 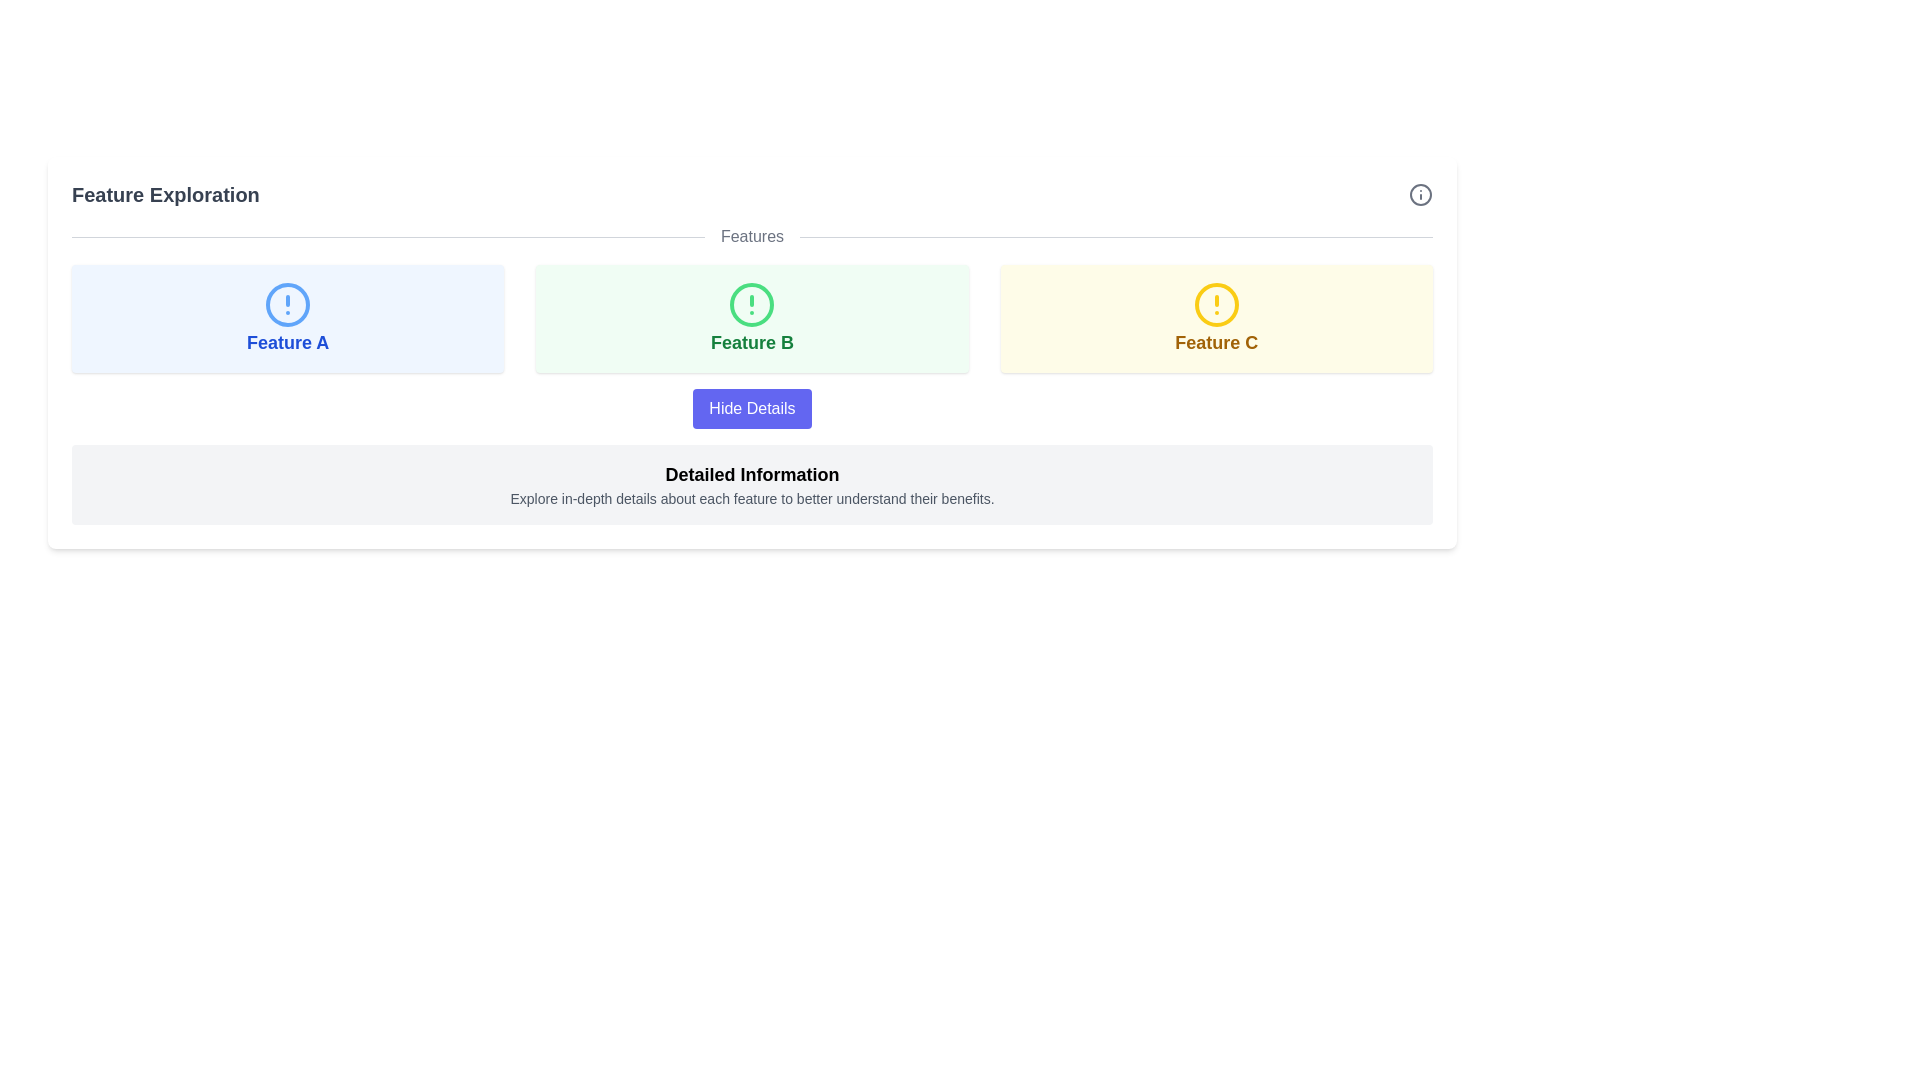 What do you see at coordinates (751, 497) in the screenshot?
I see `the informational Text label located in the 'Detailed Information' section, which provides additional descriptive information about features` at bounding box center [751, 497].